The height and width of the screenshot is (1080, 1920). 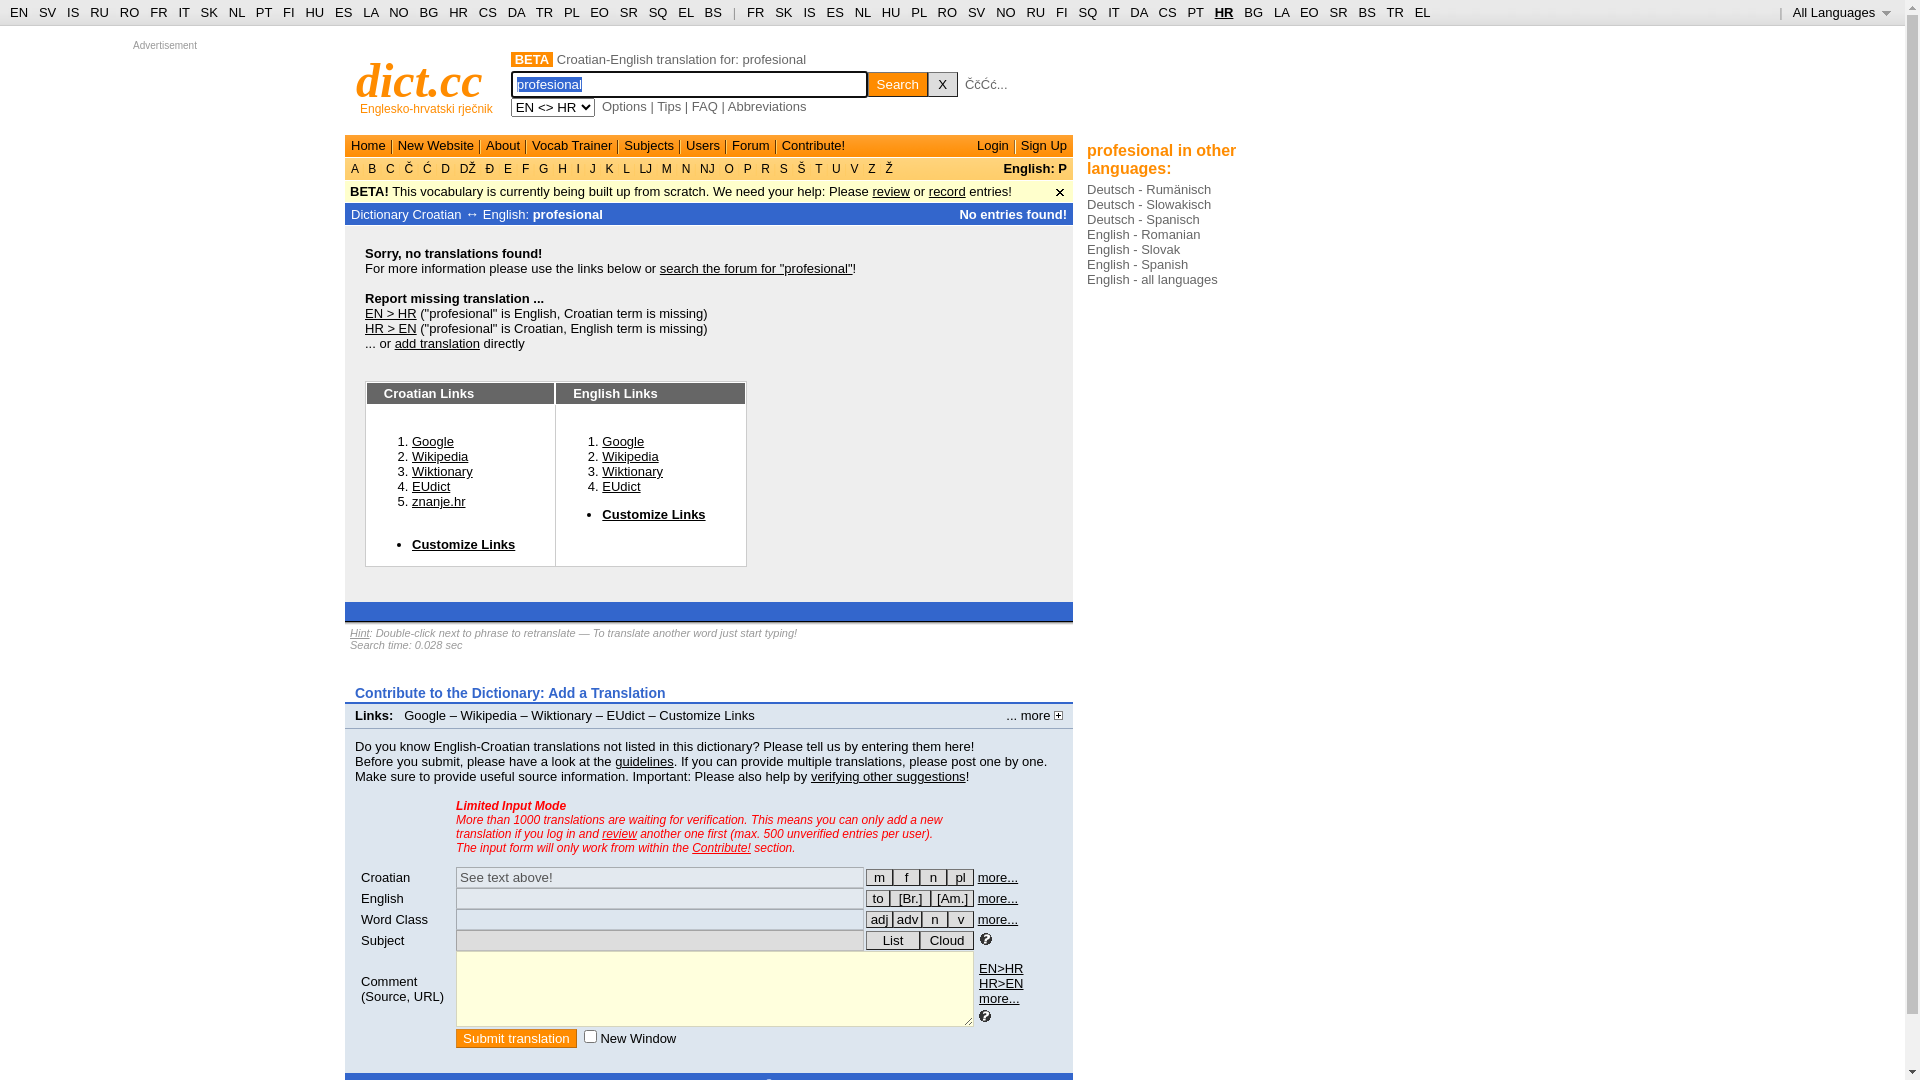 What do you see at coordinates (872, 191) in the screenshot?
I see `'review'` at bounding box center [872, 191].